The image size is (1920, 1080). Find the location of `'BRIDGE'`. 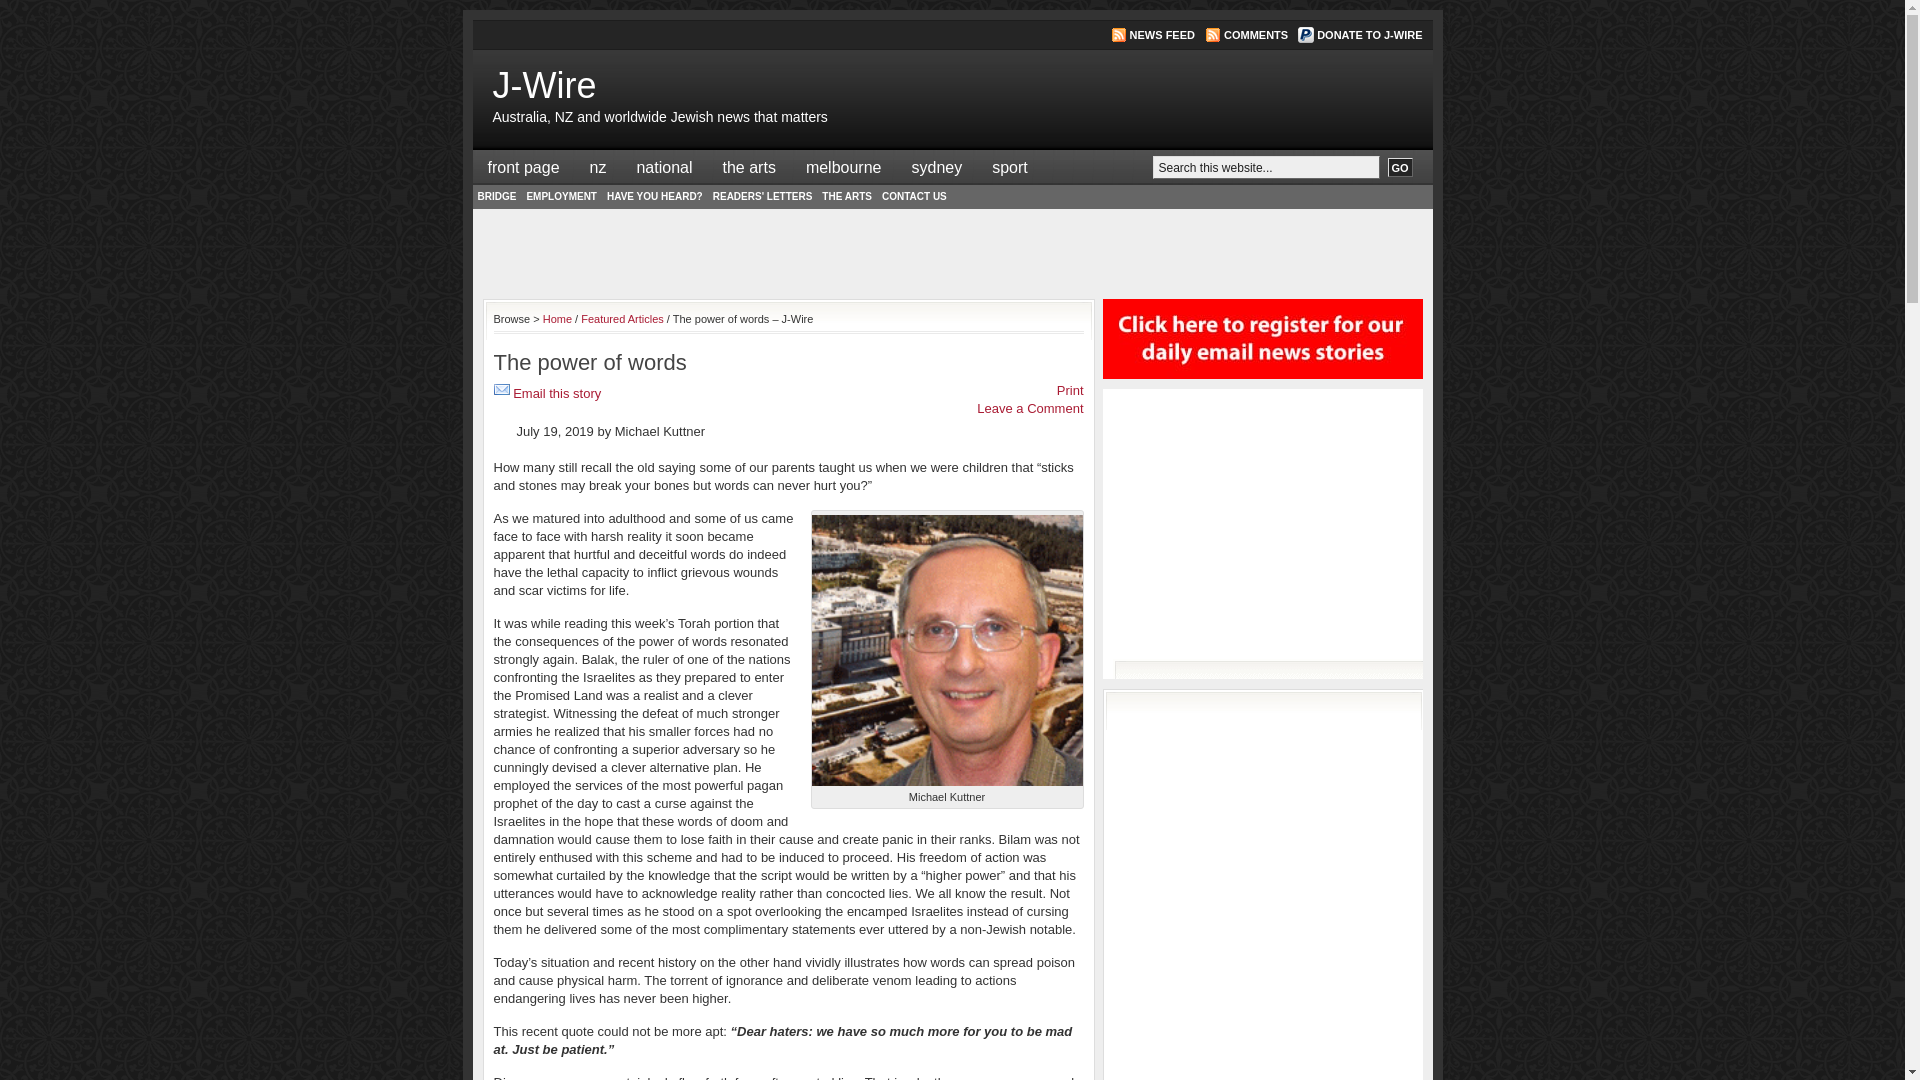

'BRIDGE' is located at coordinates (470, 196).